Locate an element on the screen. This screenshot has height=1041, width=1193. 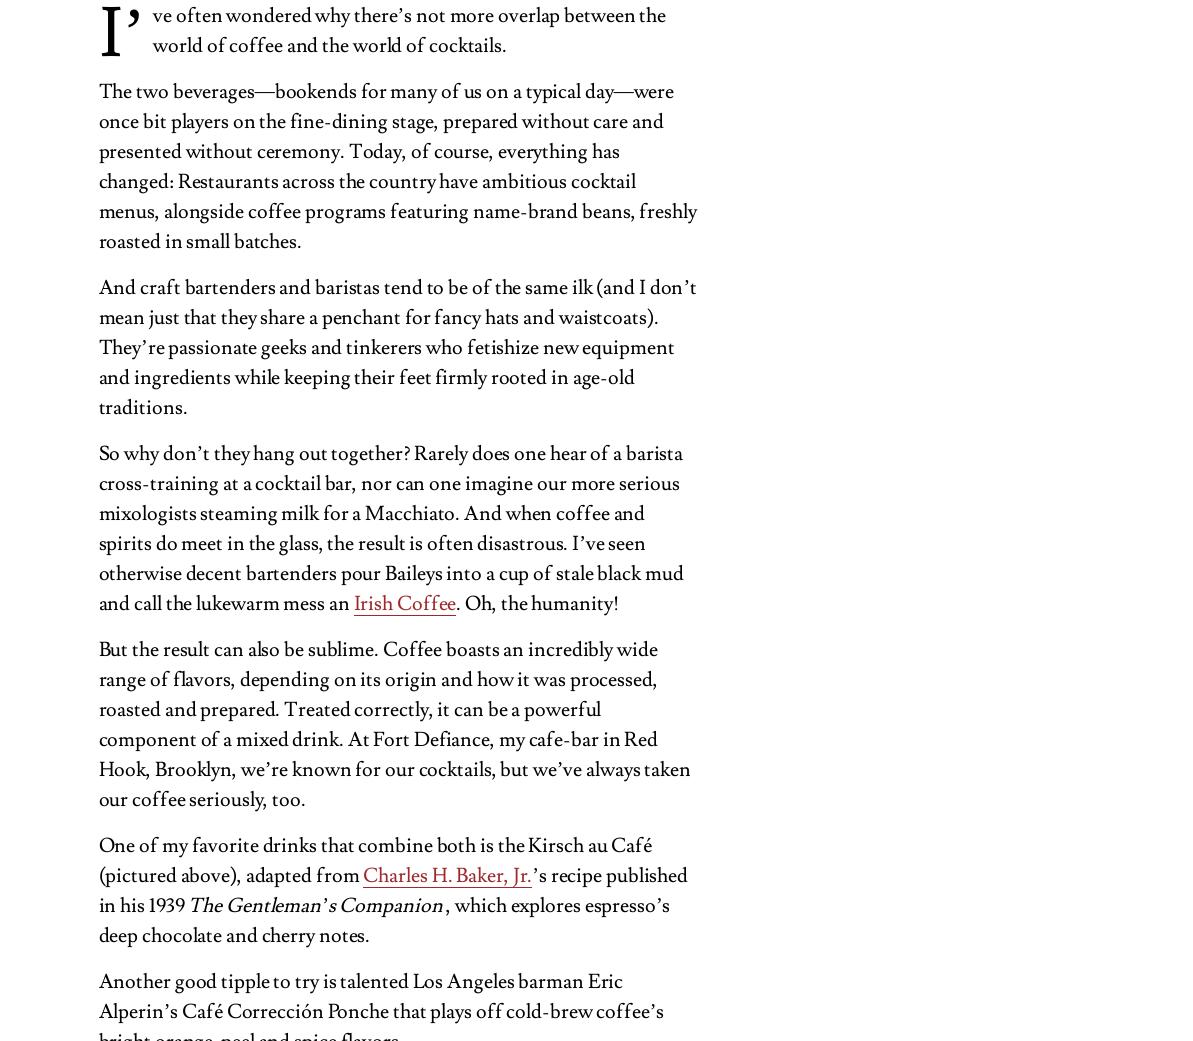
'’s recipe published in his 1939' is located at coordinates (391, 888).